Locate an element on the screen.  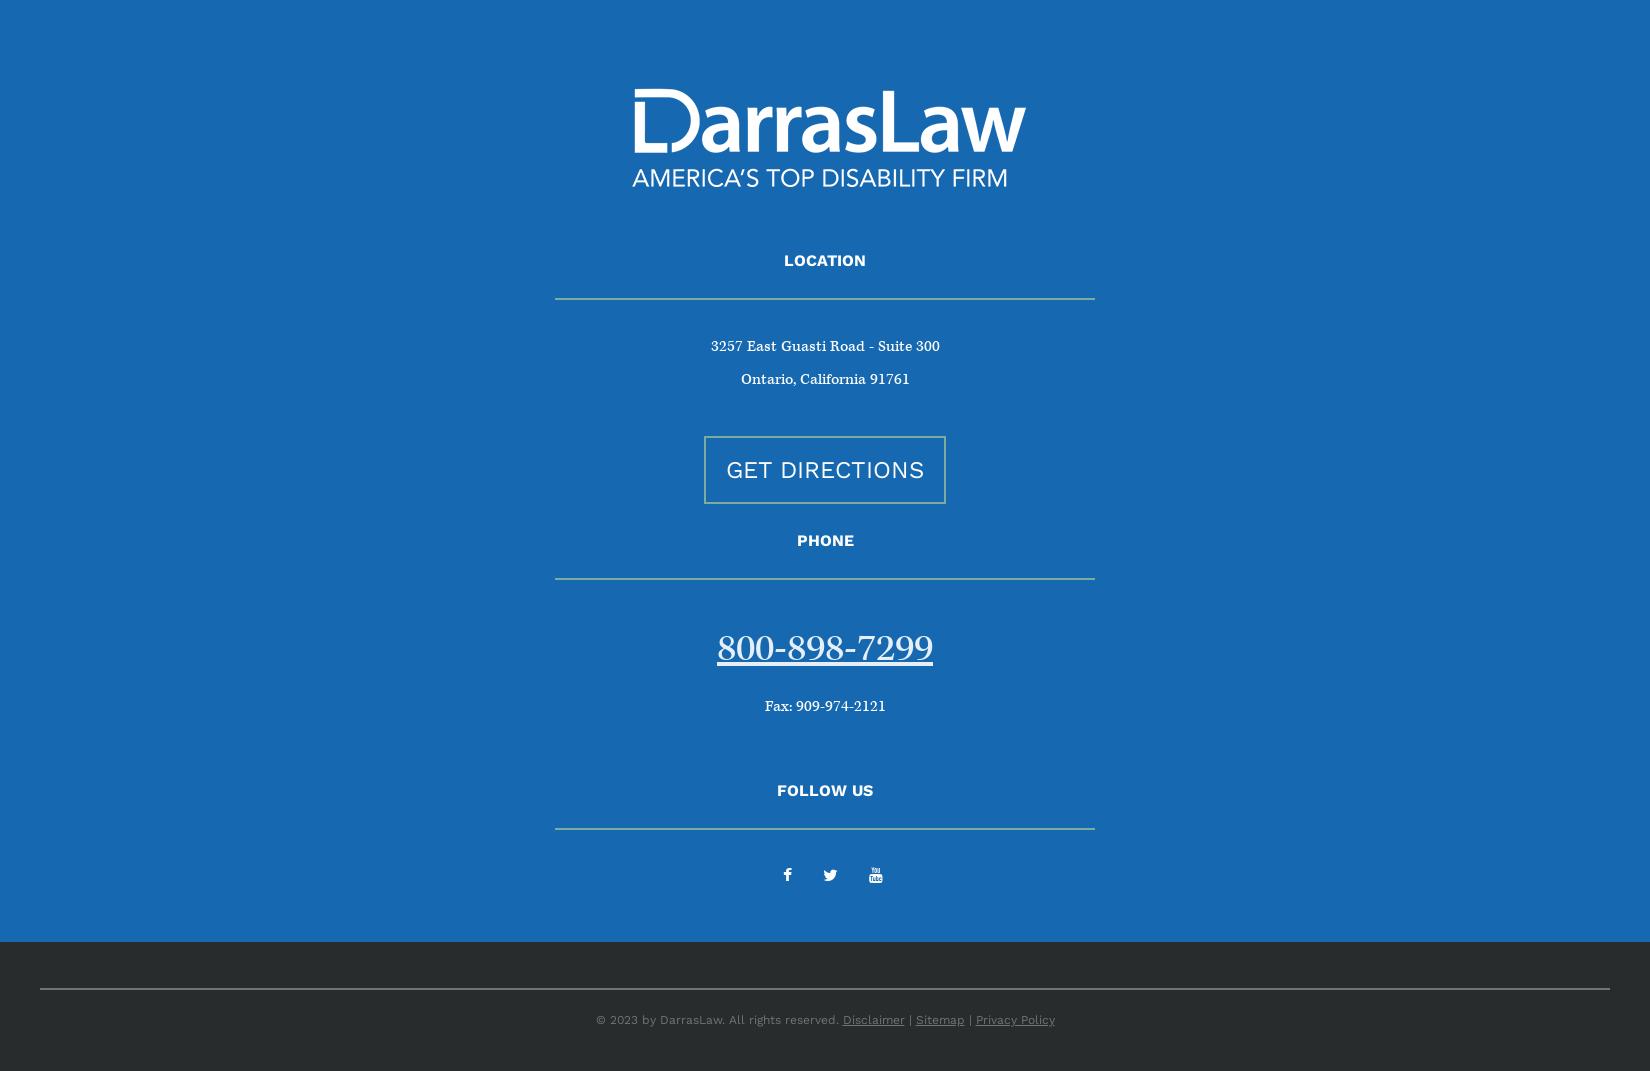
'Fax: 909-974-2121' is located at coordinates (823, 706).